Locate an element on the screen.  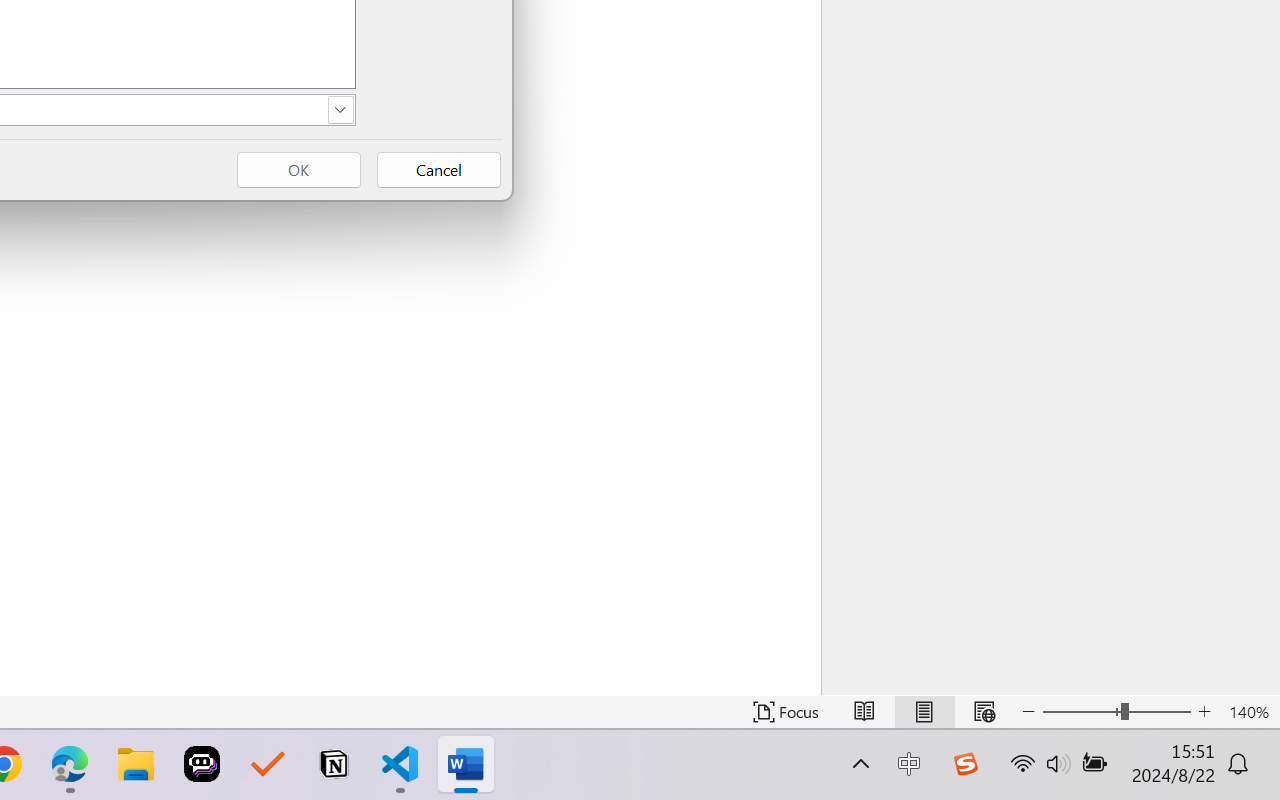
'Zoom In' is located at coordinates (1204, 711).